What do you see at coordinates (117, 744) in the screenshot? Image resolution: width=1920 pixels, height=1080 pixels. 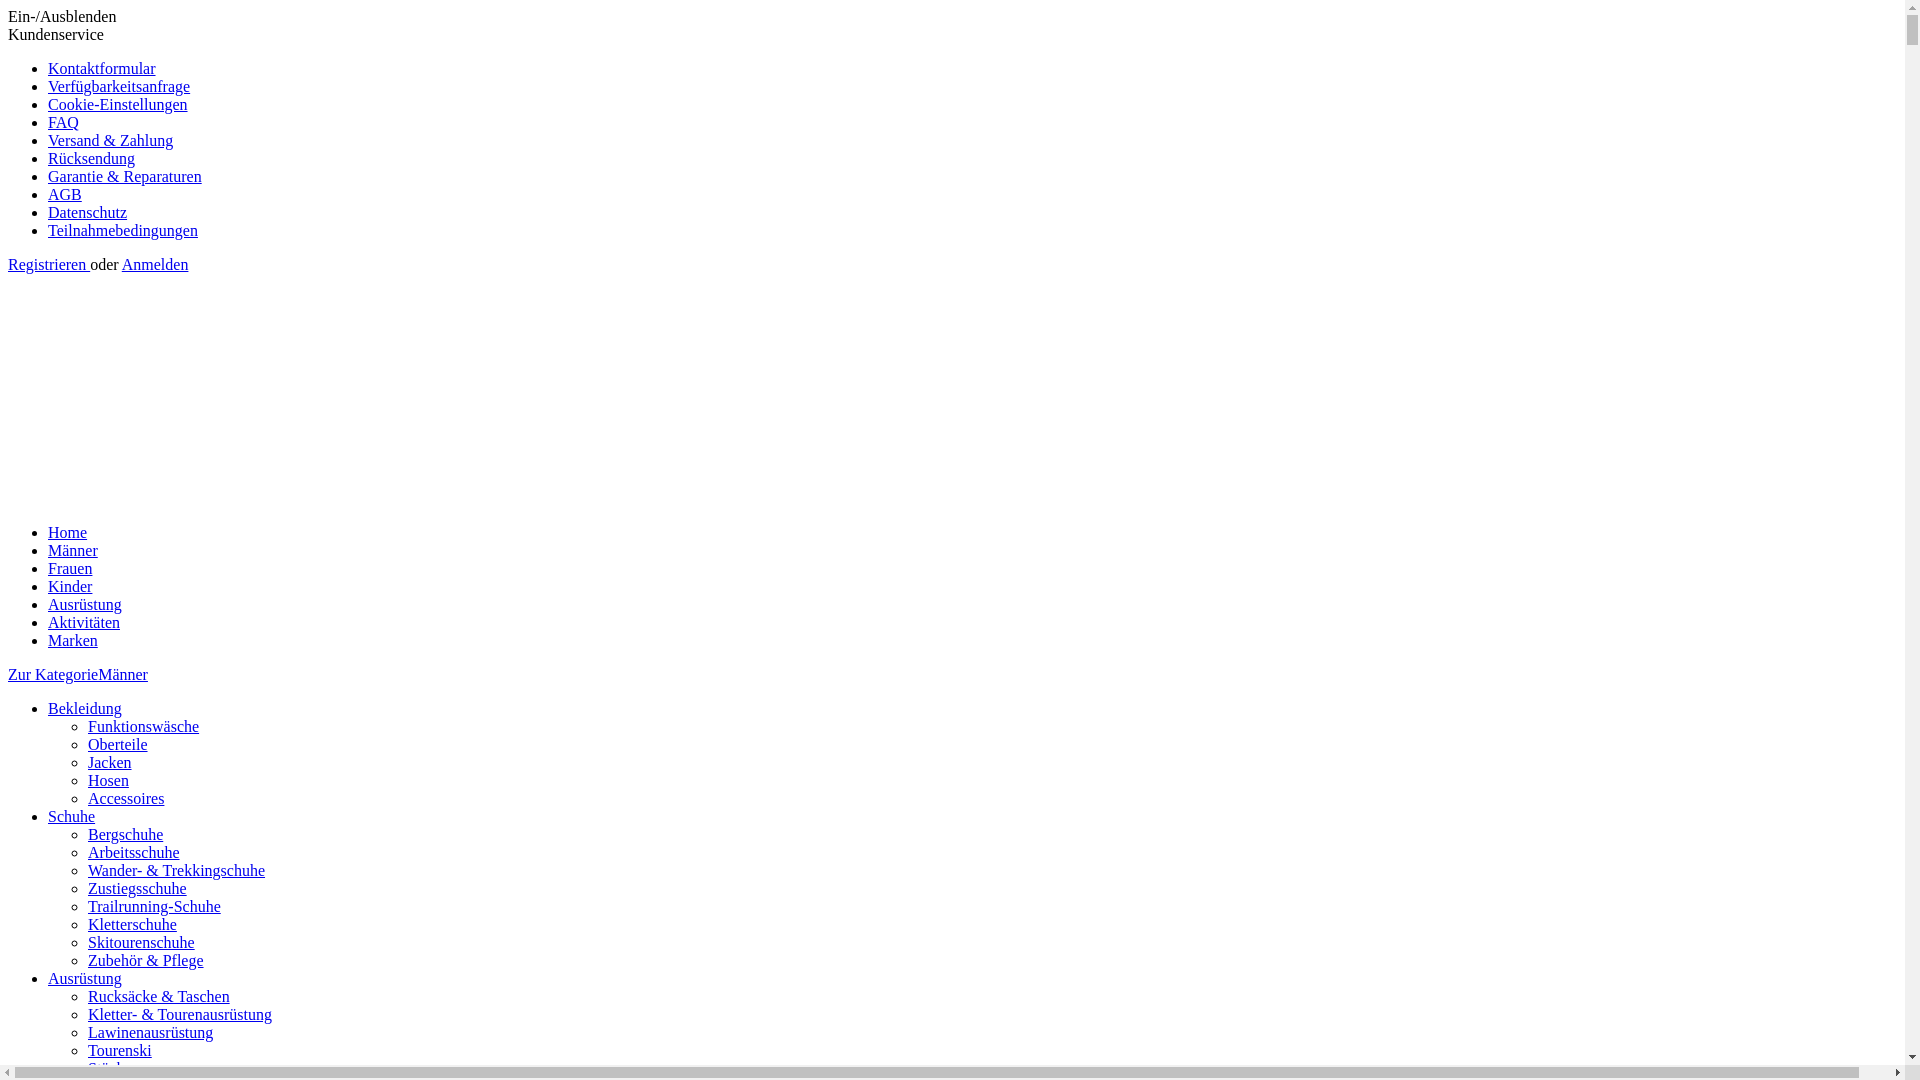 I see `'Oberteile'` at bounding box center [117, 744].